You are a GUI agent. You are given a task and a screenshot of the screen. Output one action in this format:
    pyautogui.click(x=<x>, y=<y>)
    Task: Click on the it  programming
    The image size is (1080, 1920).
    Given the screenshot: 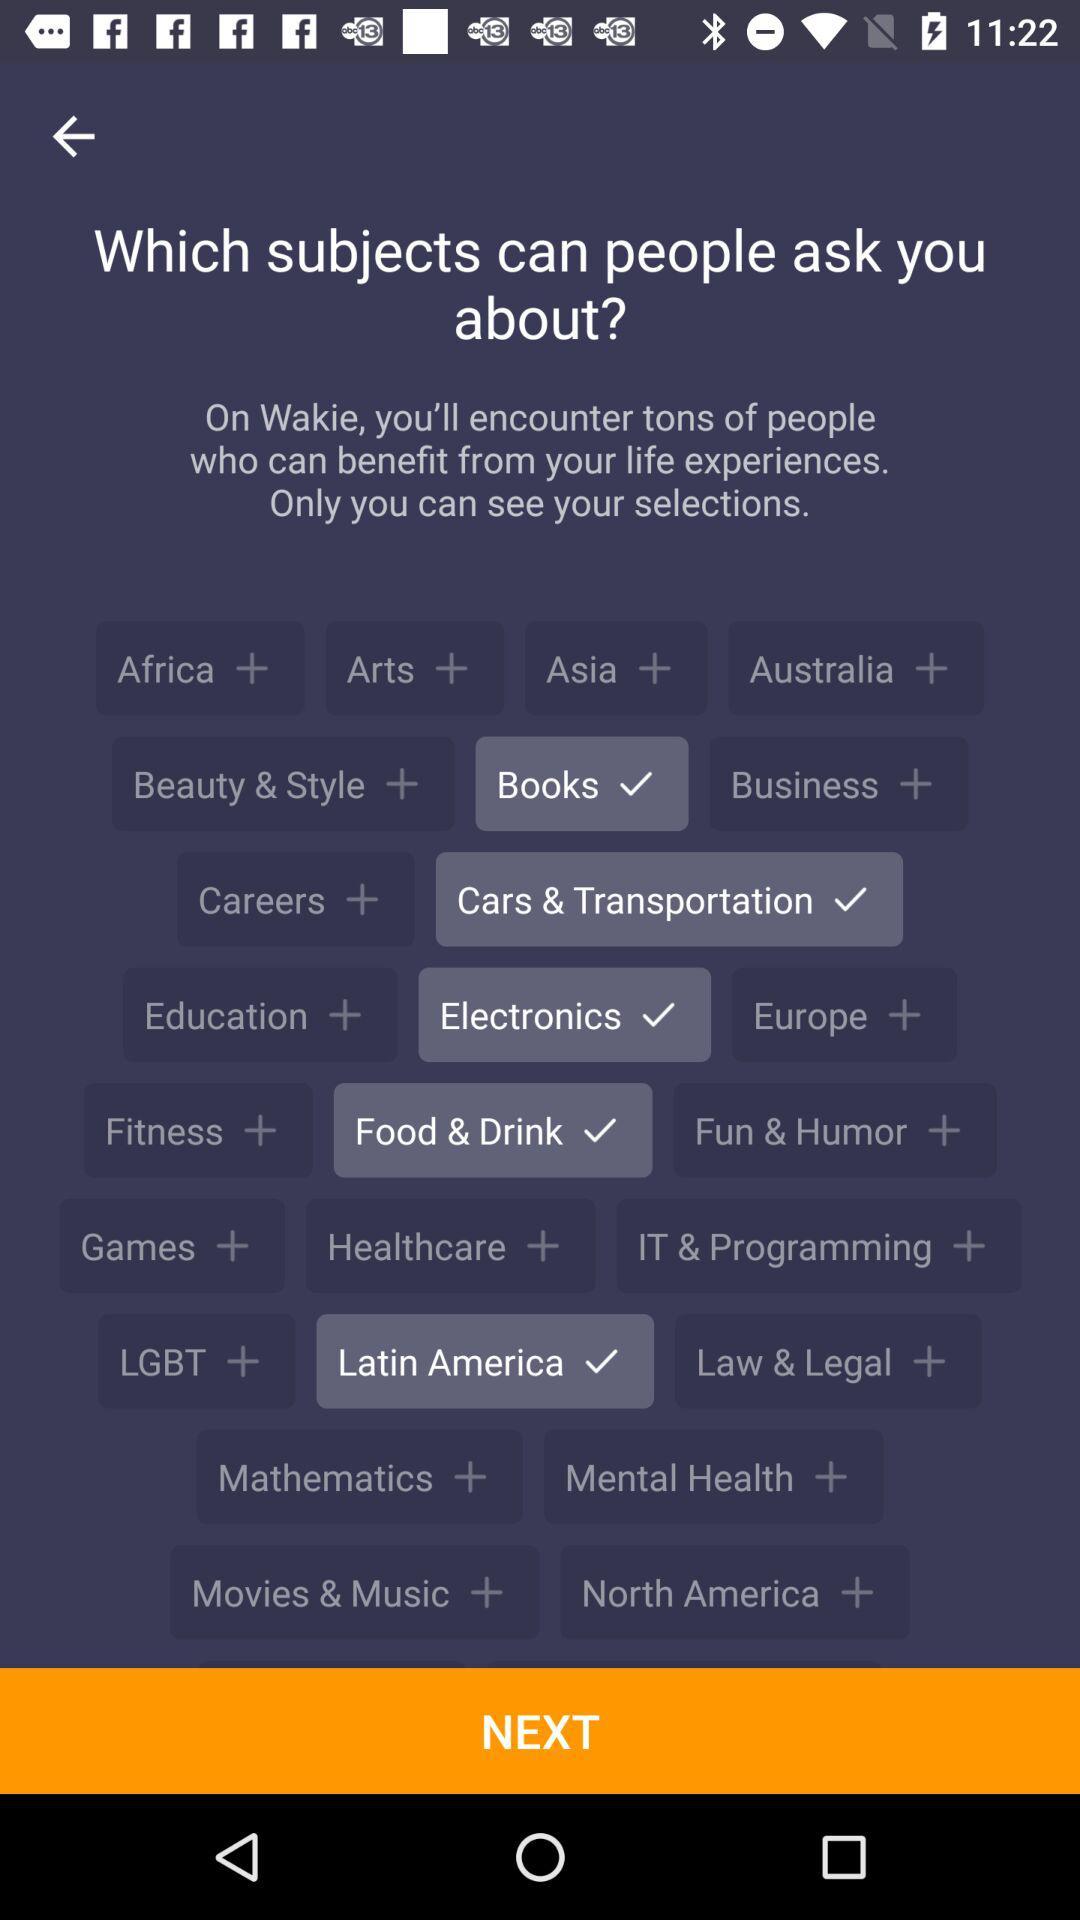 What is the action you would take?
    pyautogui.click(x=818, y=1245)
    